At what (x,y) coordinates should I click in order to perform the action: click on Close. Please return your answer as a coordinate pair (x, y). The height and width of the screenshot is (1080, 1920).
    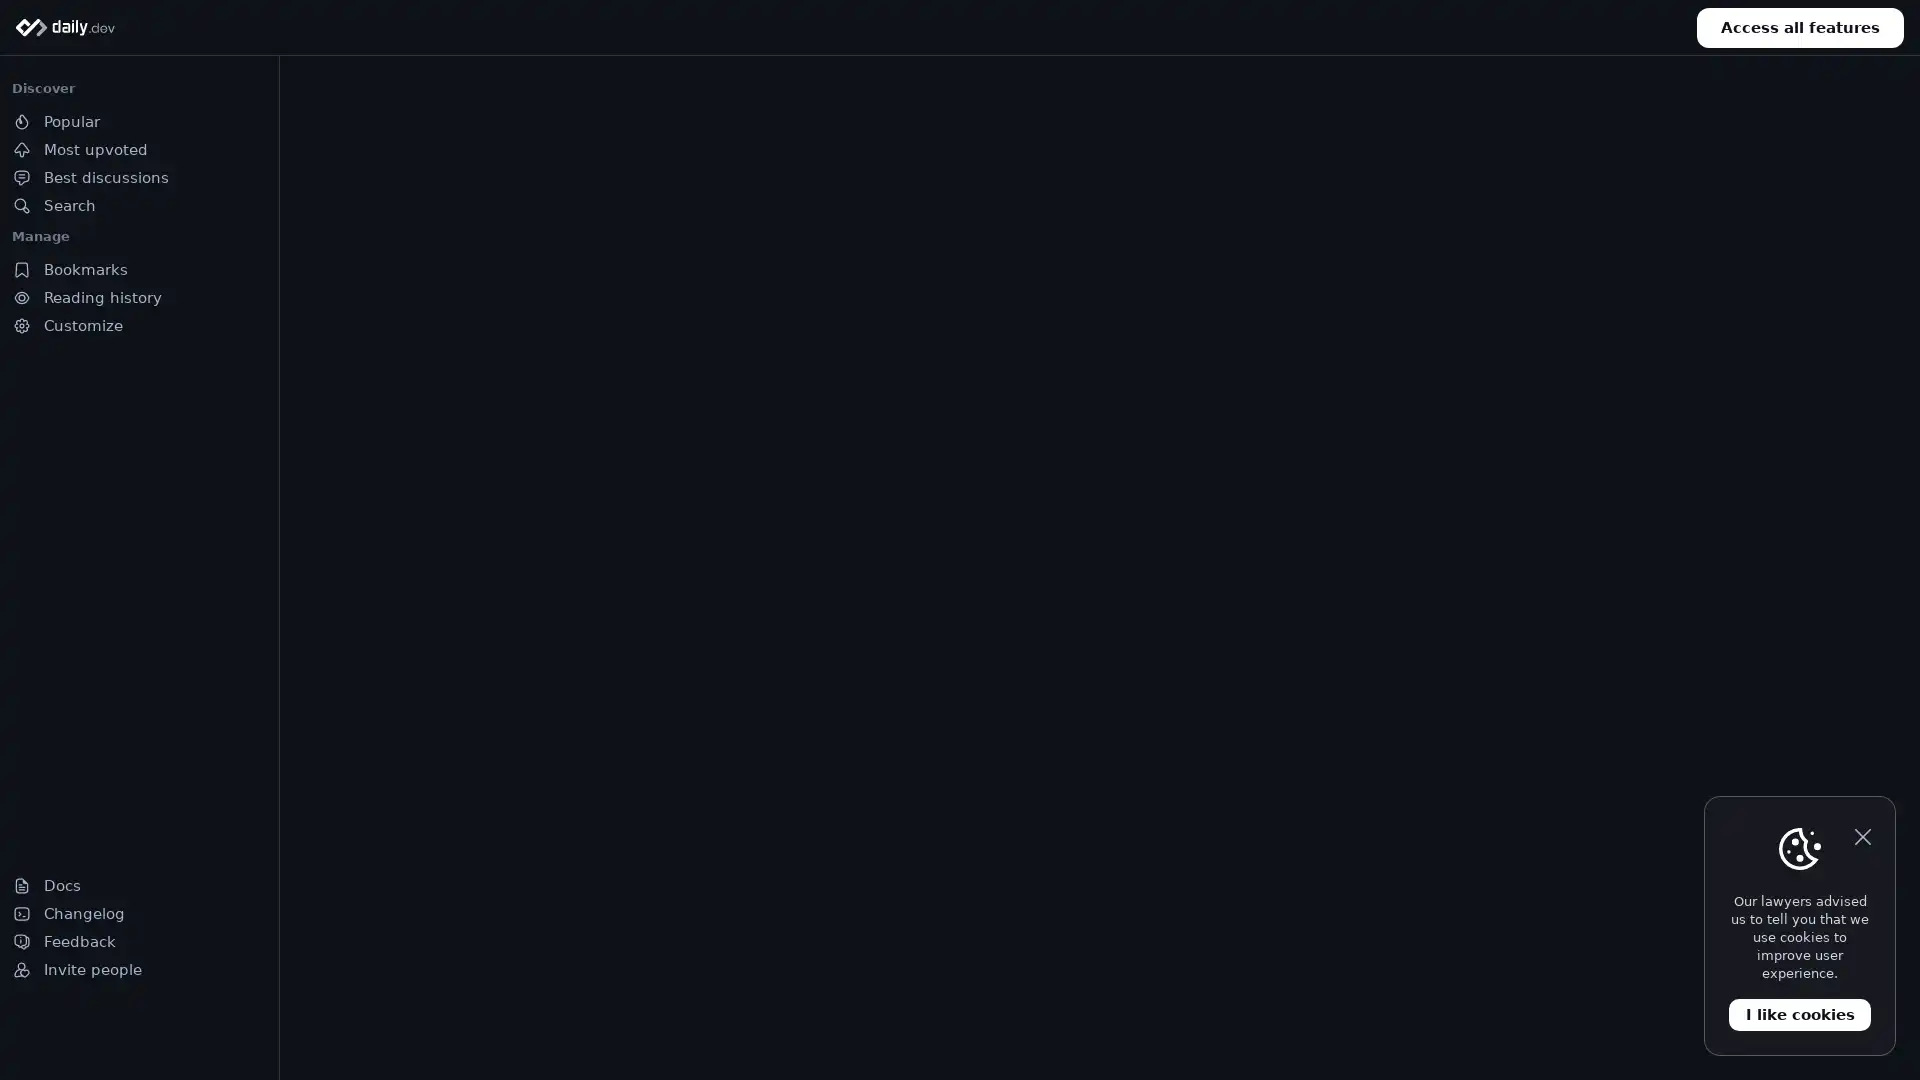
    Looking at the image, I should click on (1861, 837).